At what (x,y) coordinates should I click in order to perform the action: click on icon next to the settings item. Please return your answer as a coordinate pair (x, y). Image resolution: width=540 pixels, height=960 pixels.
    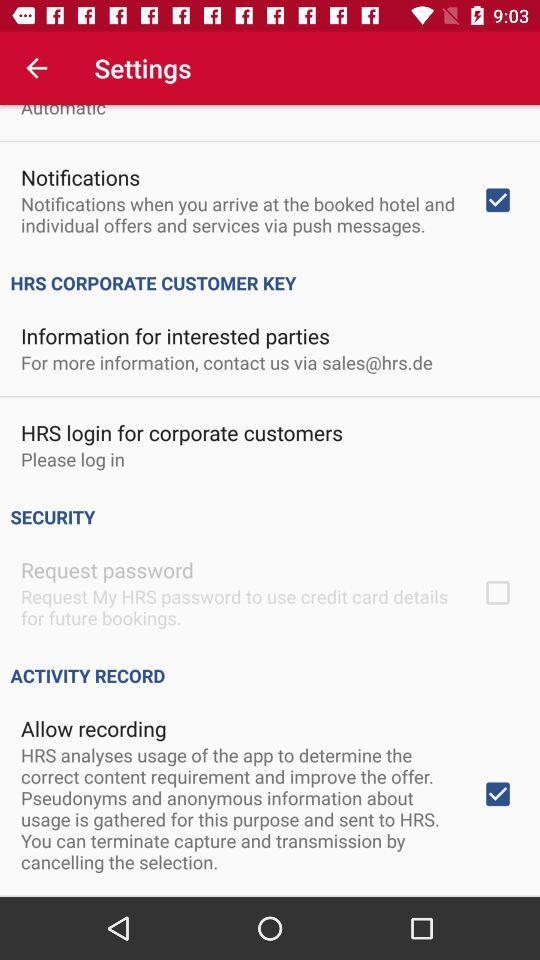
    Looking at the image, I should click on (36, 68).